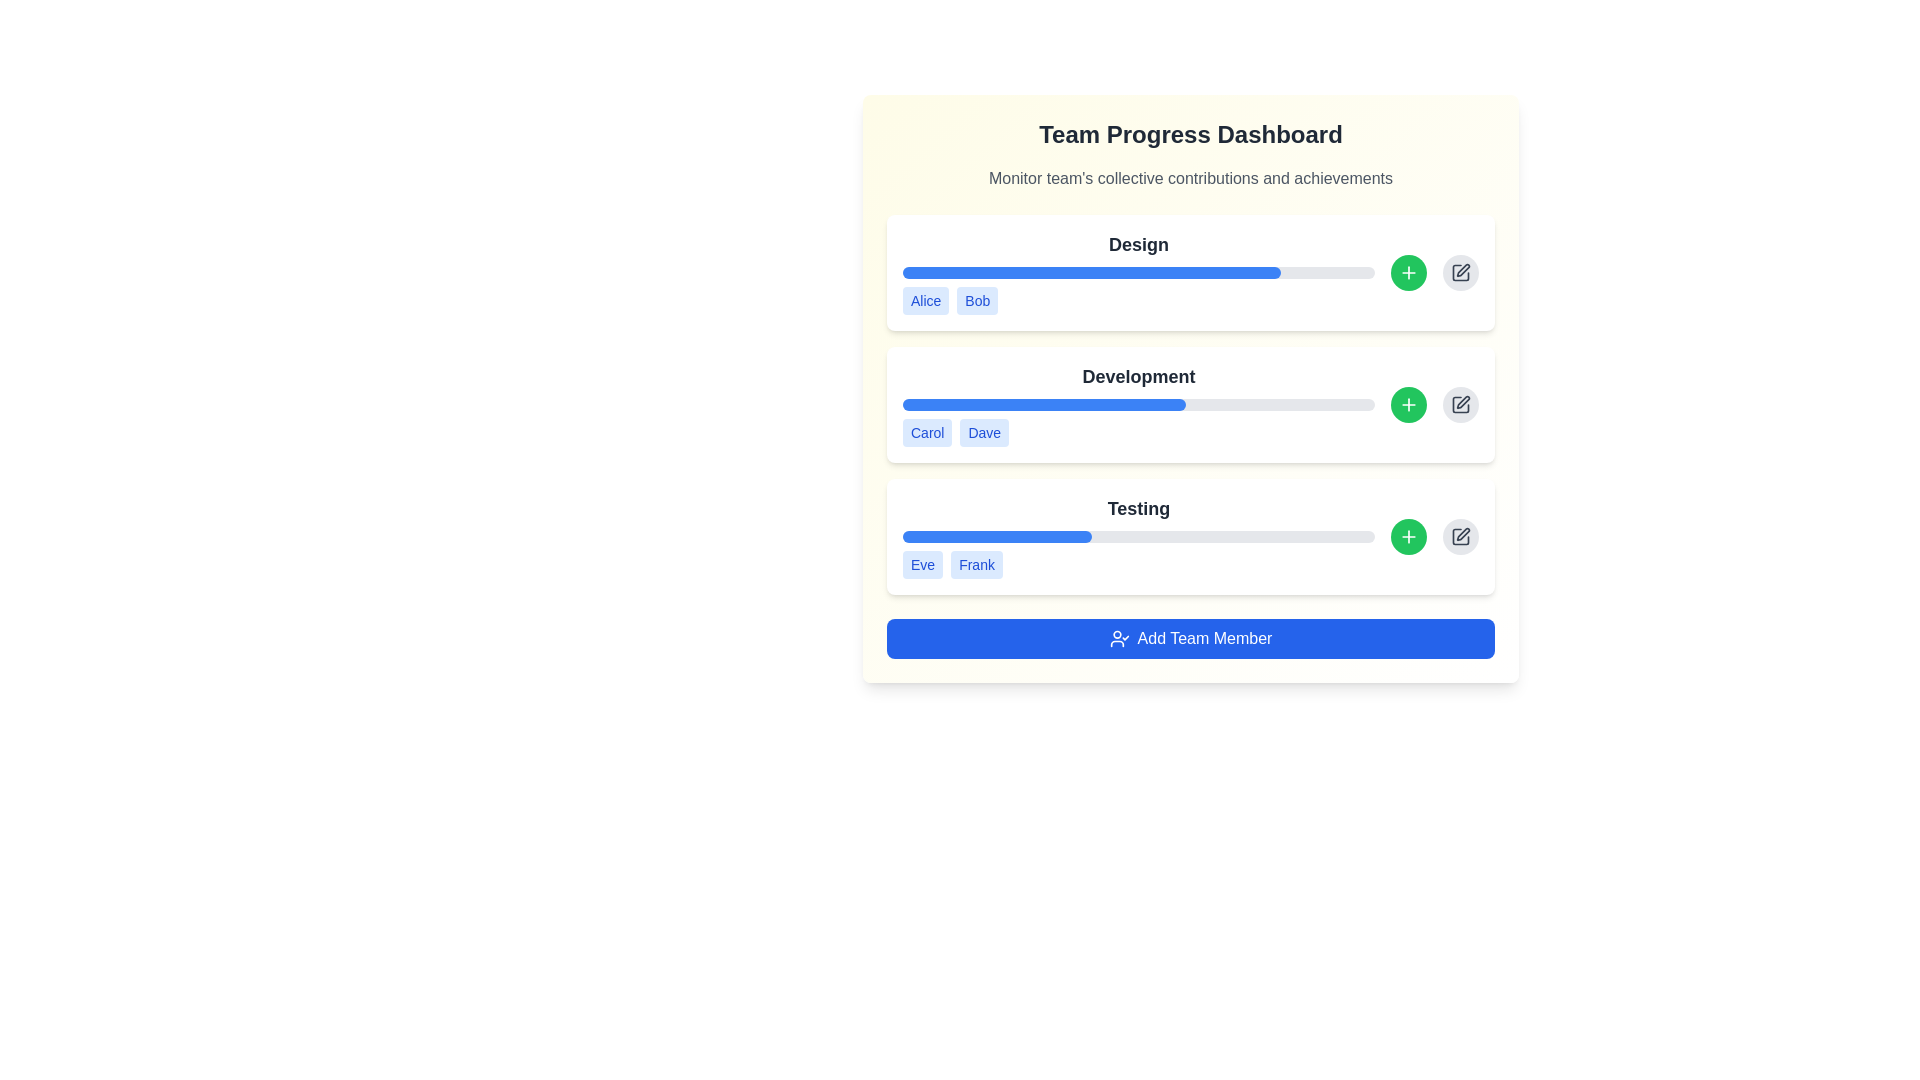  Describe the element at coordinates (1043, 405) in the screenshot. I see `the horizontal progress bar filled to 60% with a vibrant blue color, located within the 'Development' subsection of the interface, centered below the 'Development' label and above the 'Add Team Member' button` at that location.